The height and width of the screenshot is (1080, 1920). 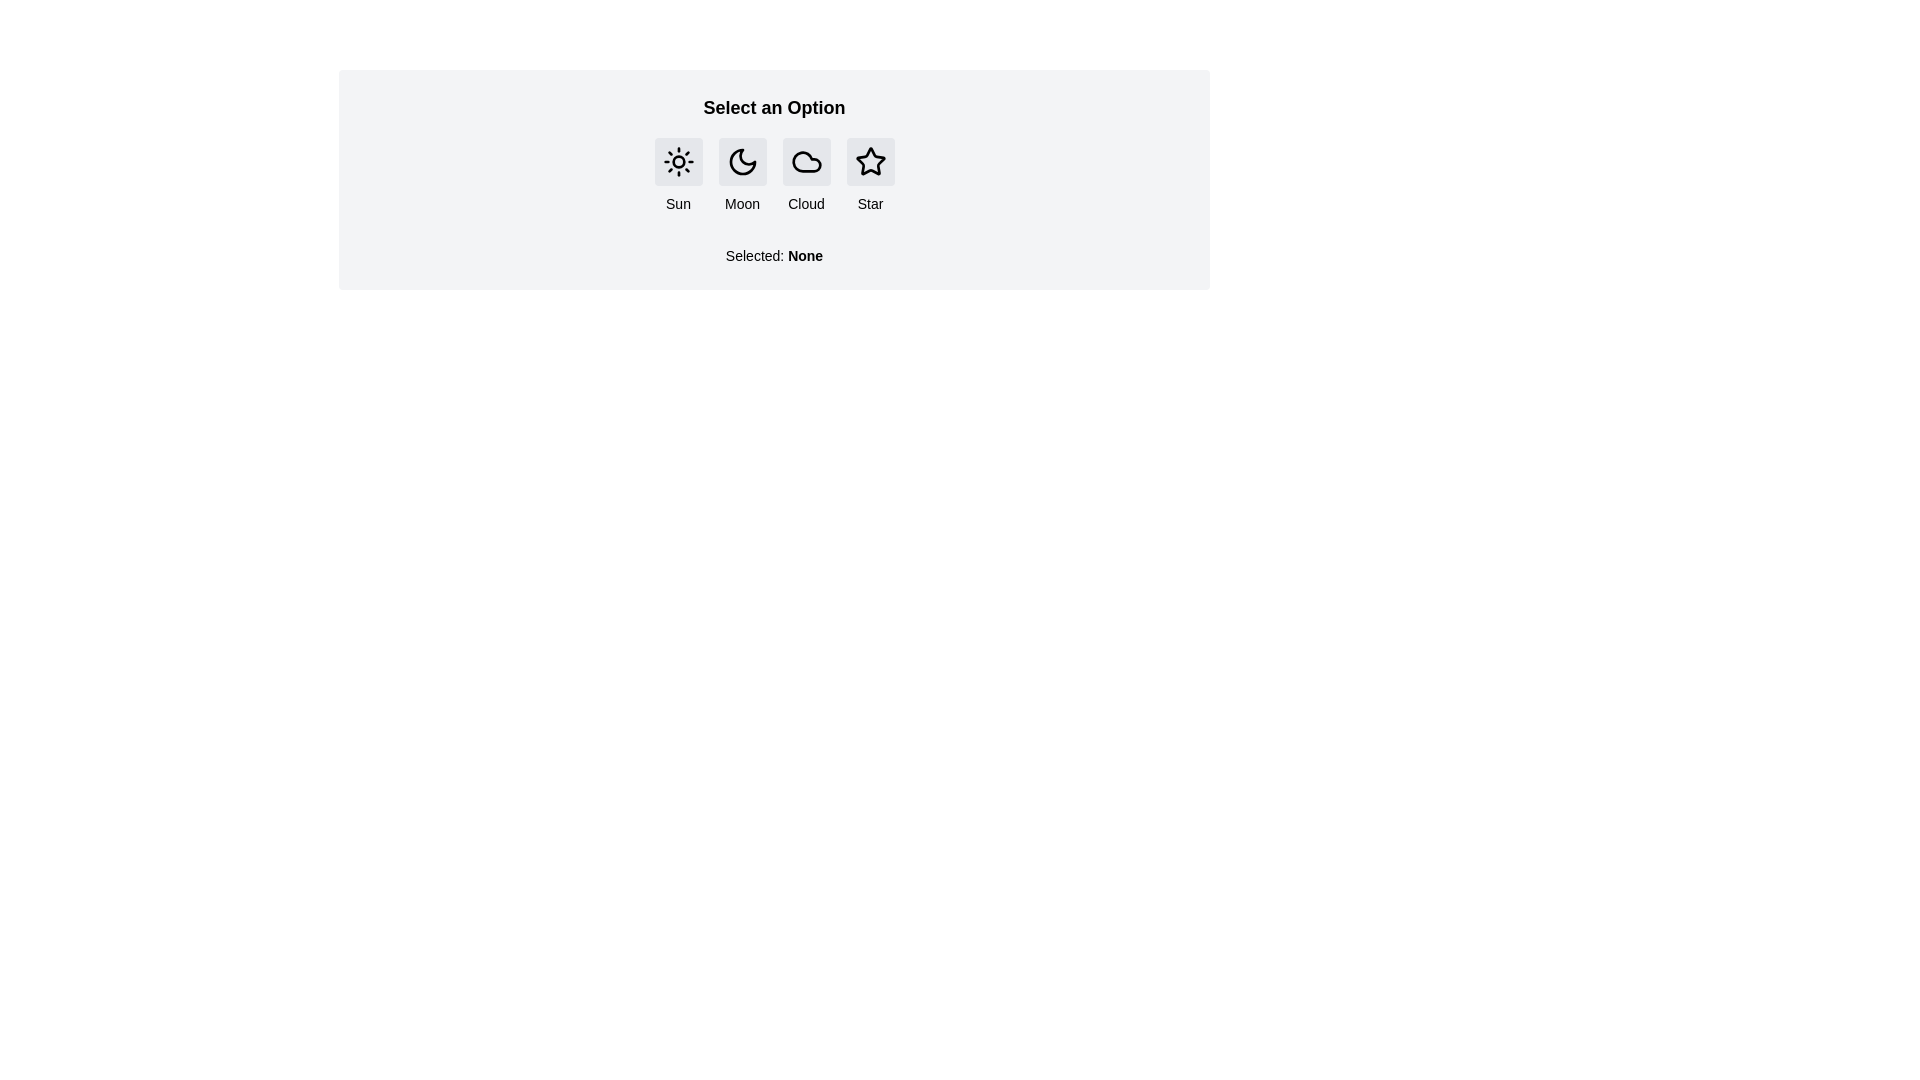 I want to click on the 'Moon' icon button, which is the second option in a horizontal row of four icons labeled 'Sun,' 'Moon,' 'Cloud,' and 'Star.', so click(x=741, y=161).